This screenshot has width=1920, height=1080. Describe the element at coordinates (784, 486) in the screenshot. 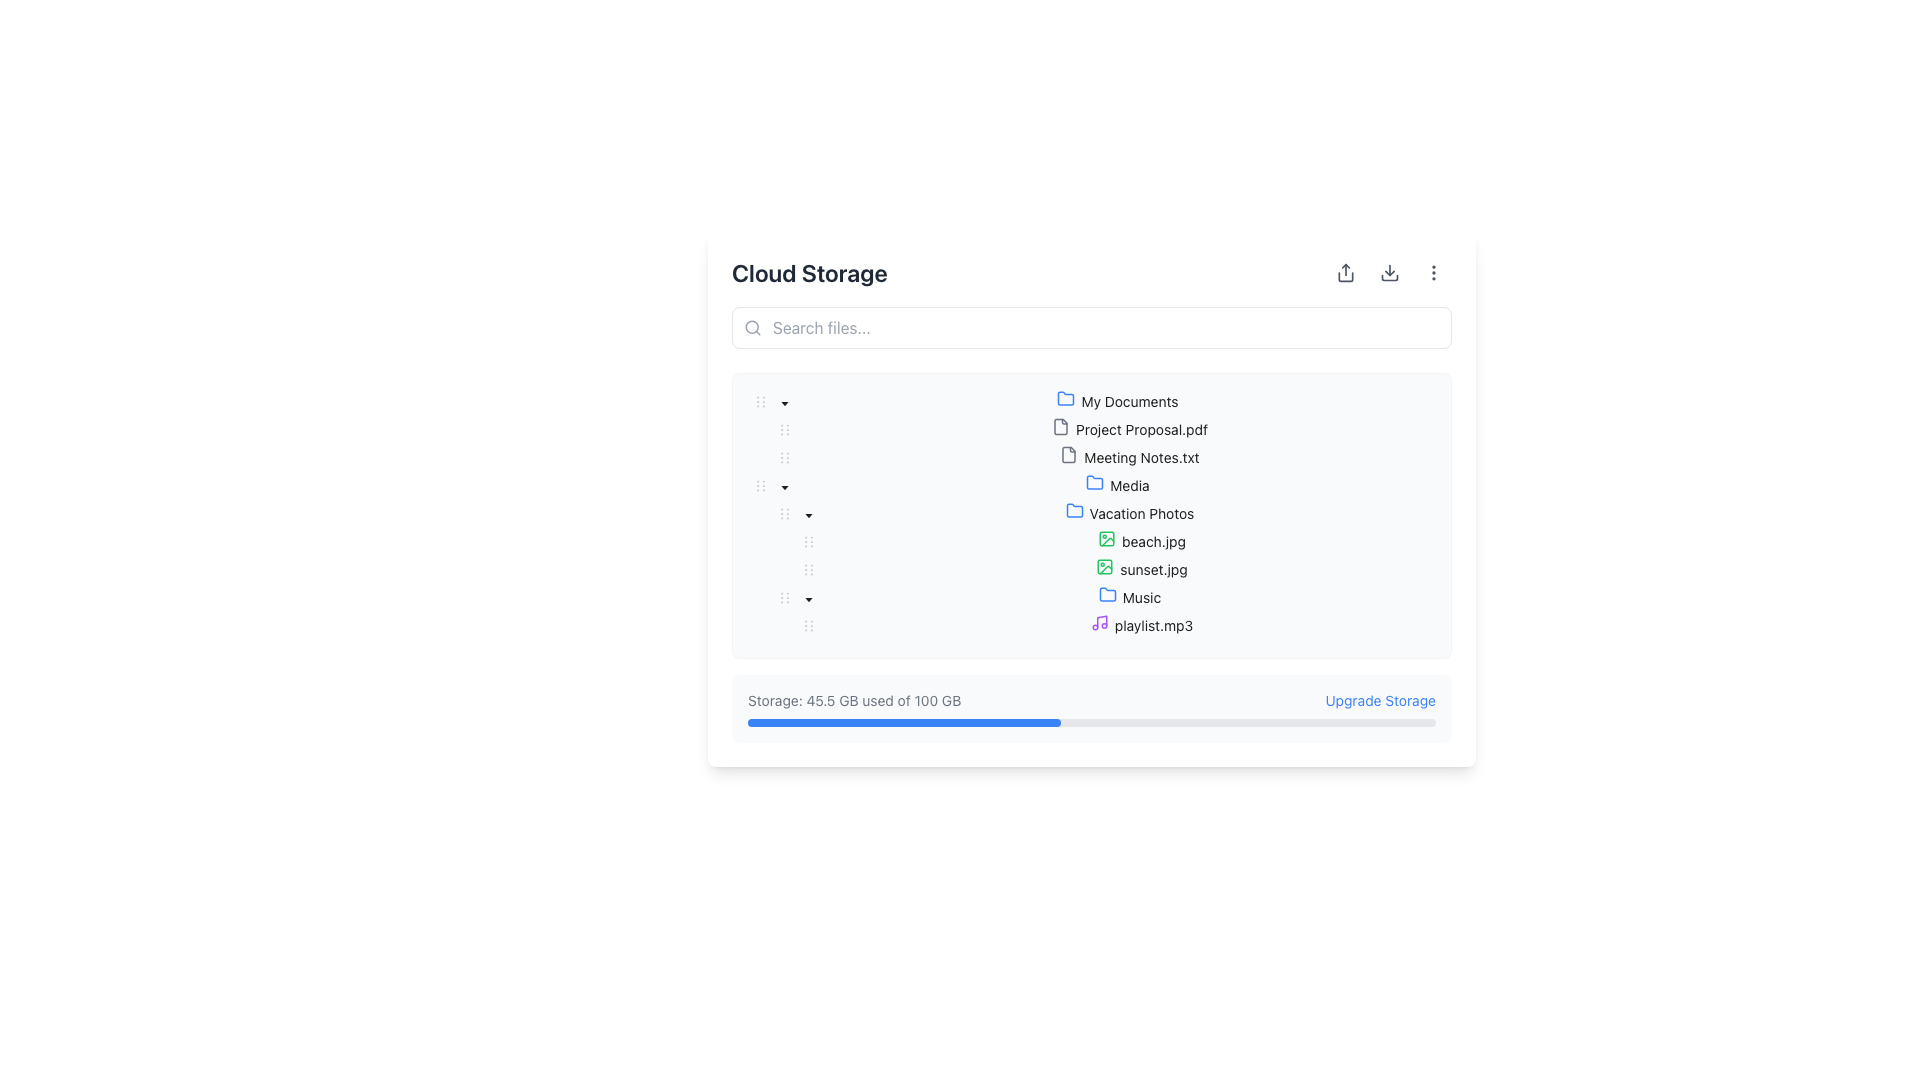

I see `the control toggle button next to the 'Media' folder label in the file tree` at that location.